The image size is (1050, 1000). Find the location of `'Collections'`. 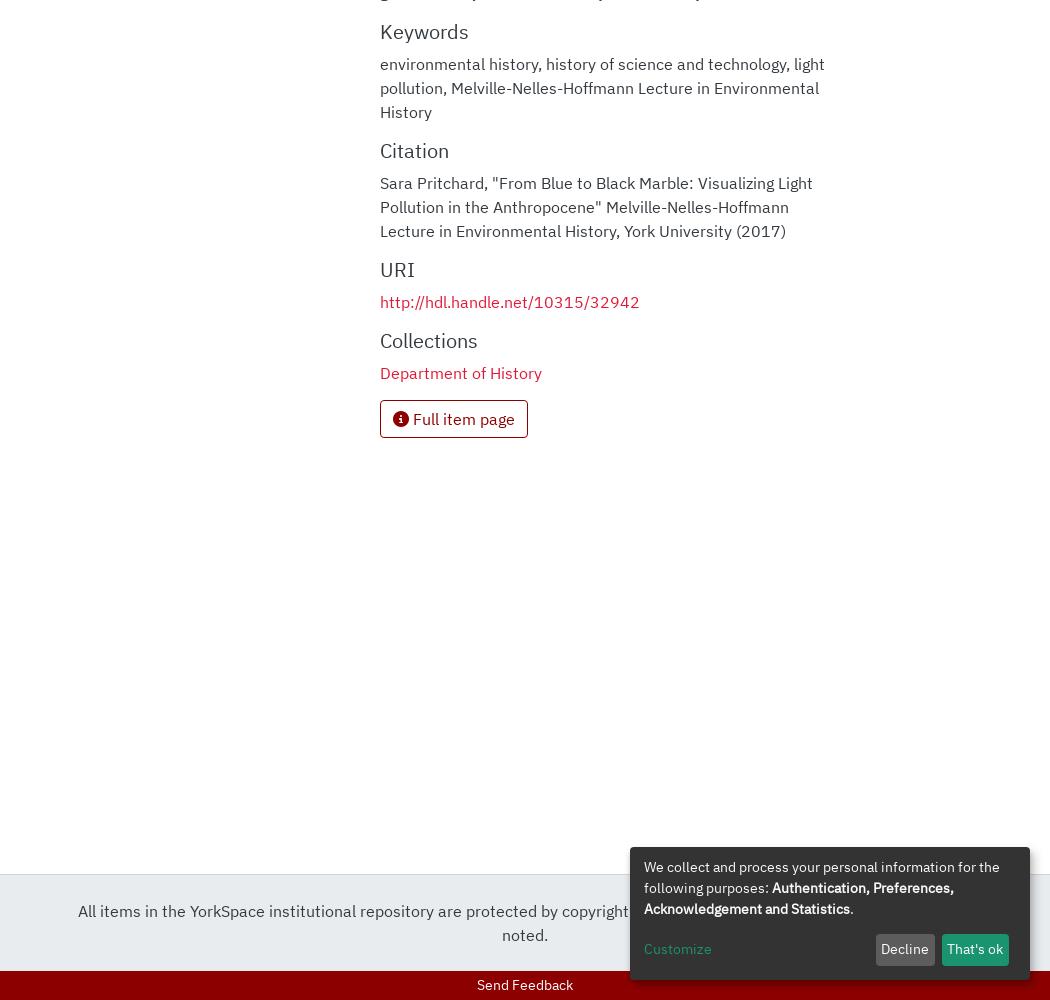

'Collections' is located at coordinates (426, 338).